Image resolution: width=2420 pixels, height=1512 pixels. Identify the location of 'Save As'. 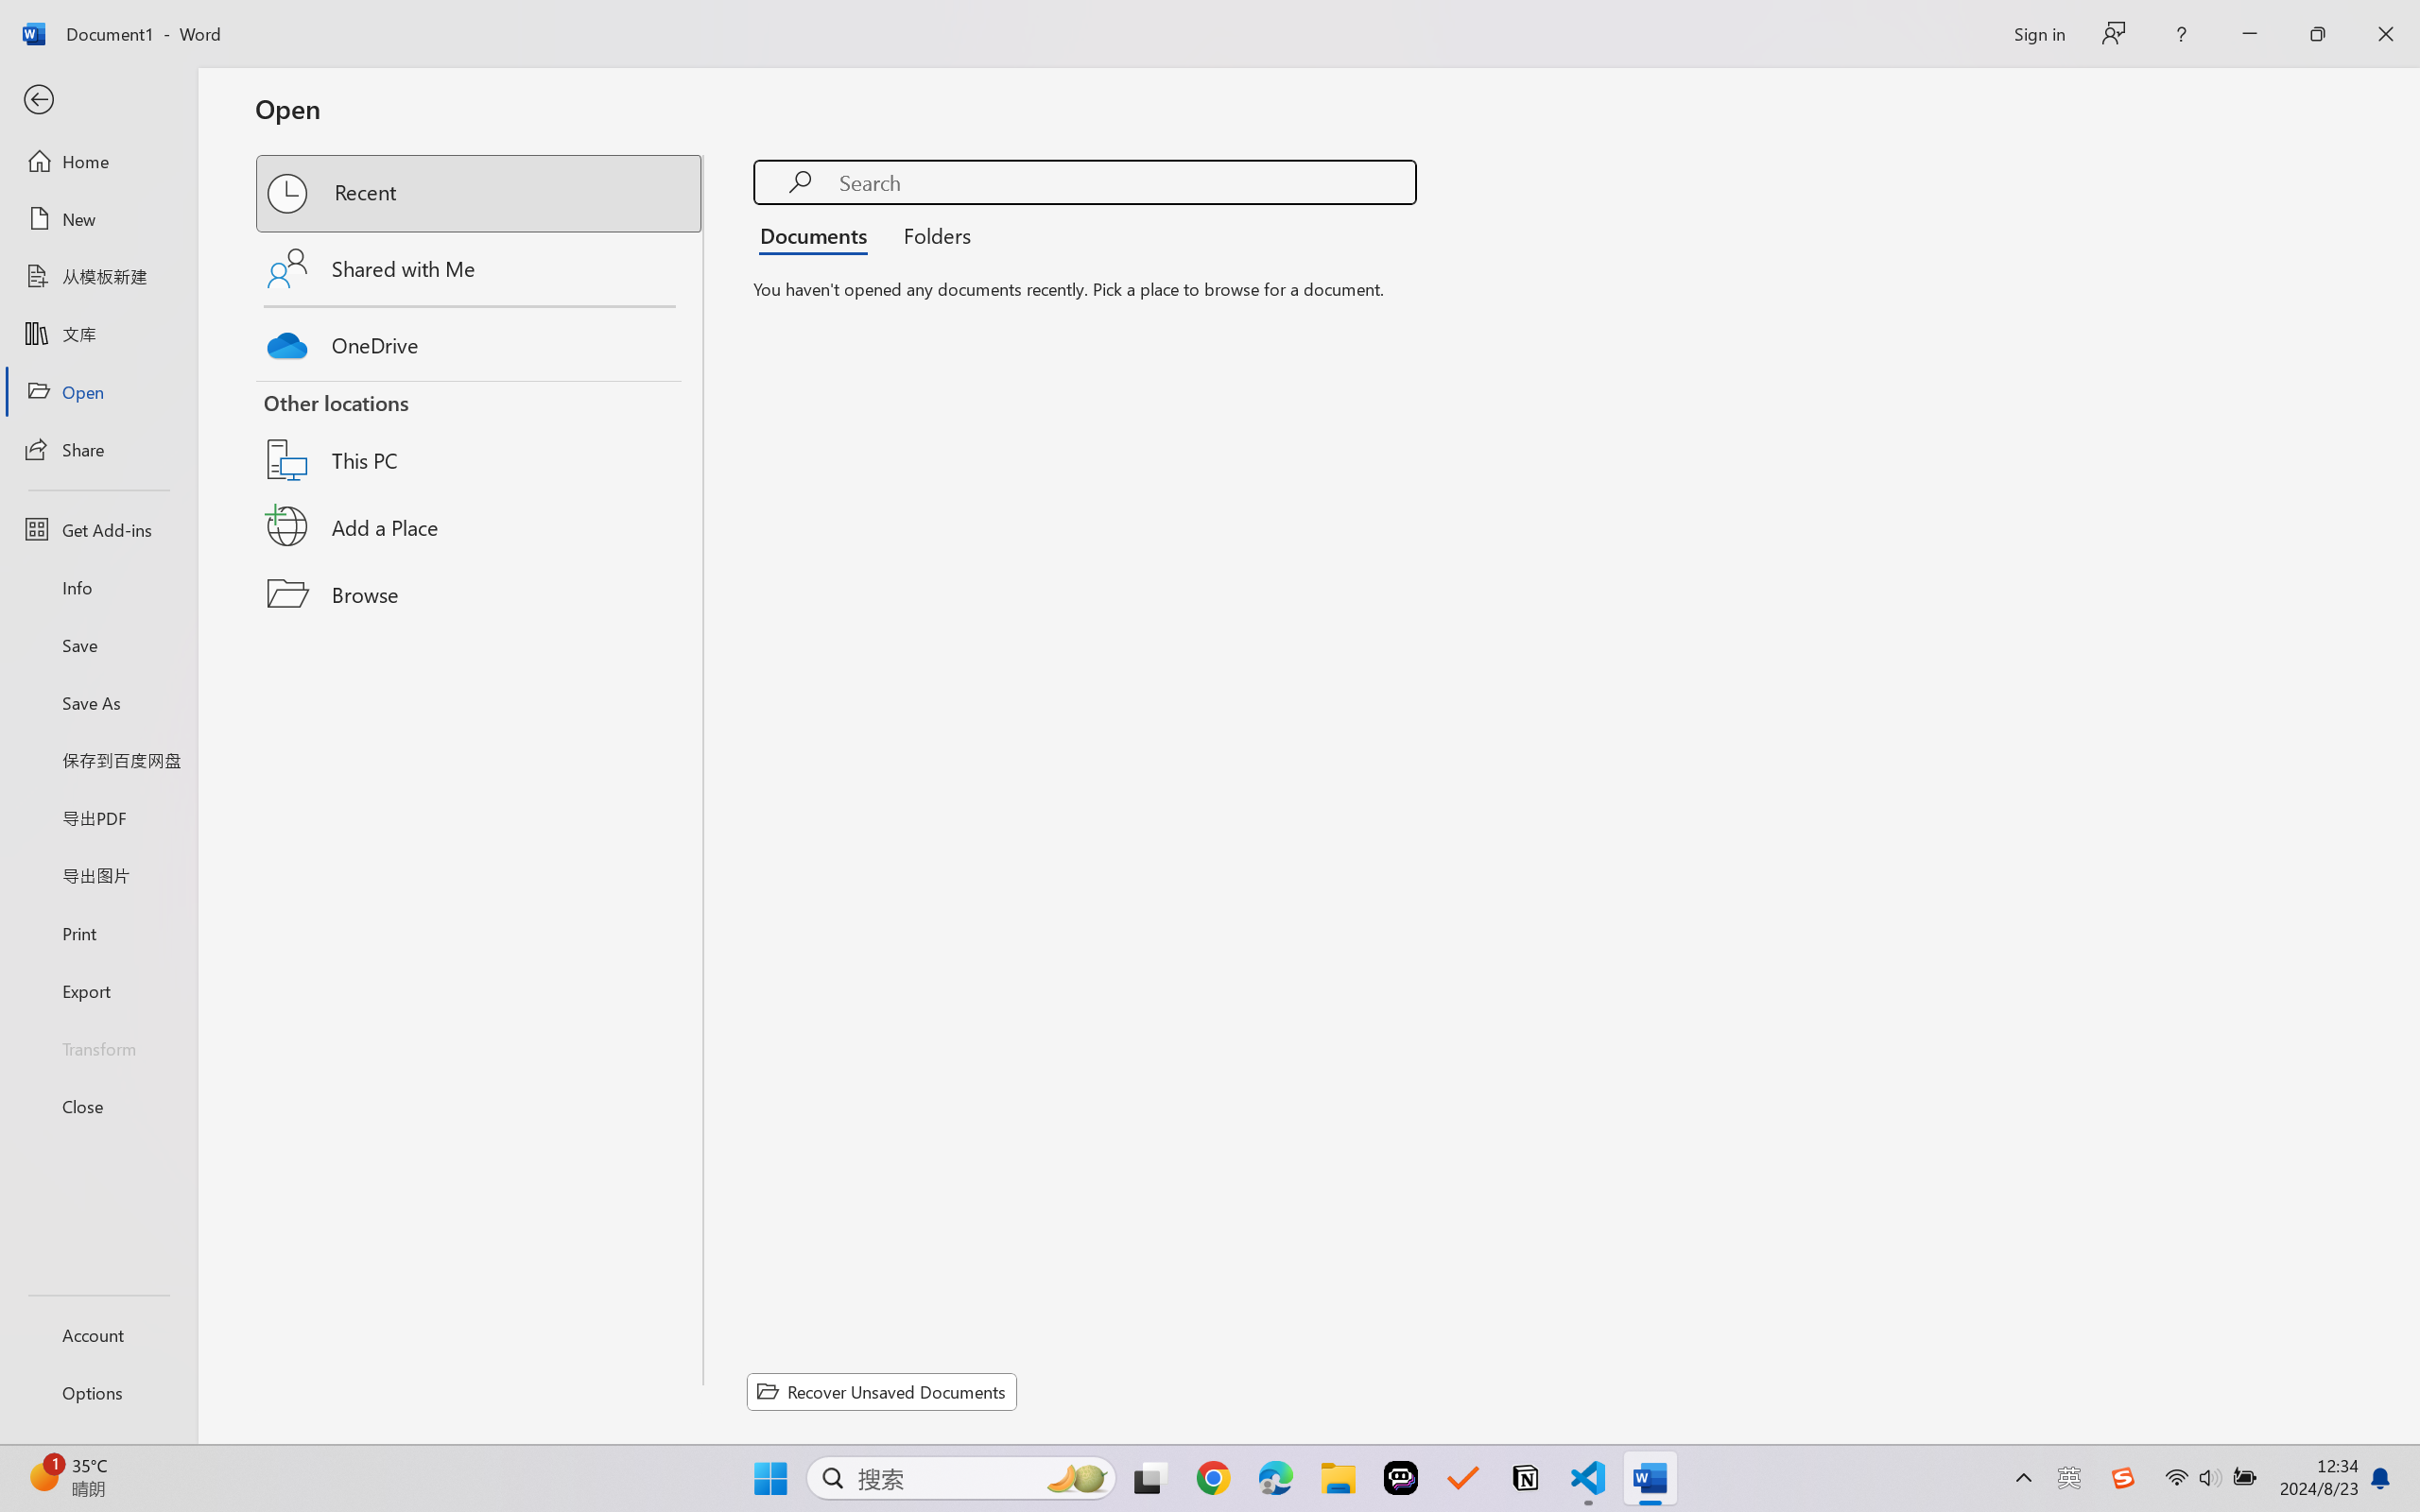
(97, 702).